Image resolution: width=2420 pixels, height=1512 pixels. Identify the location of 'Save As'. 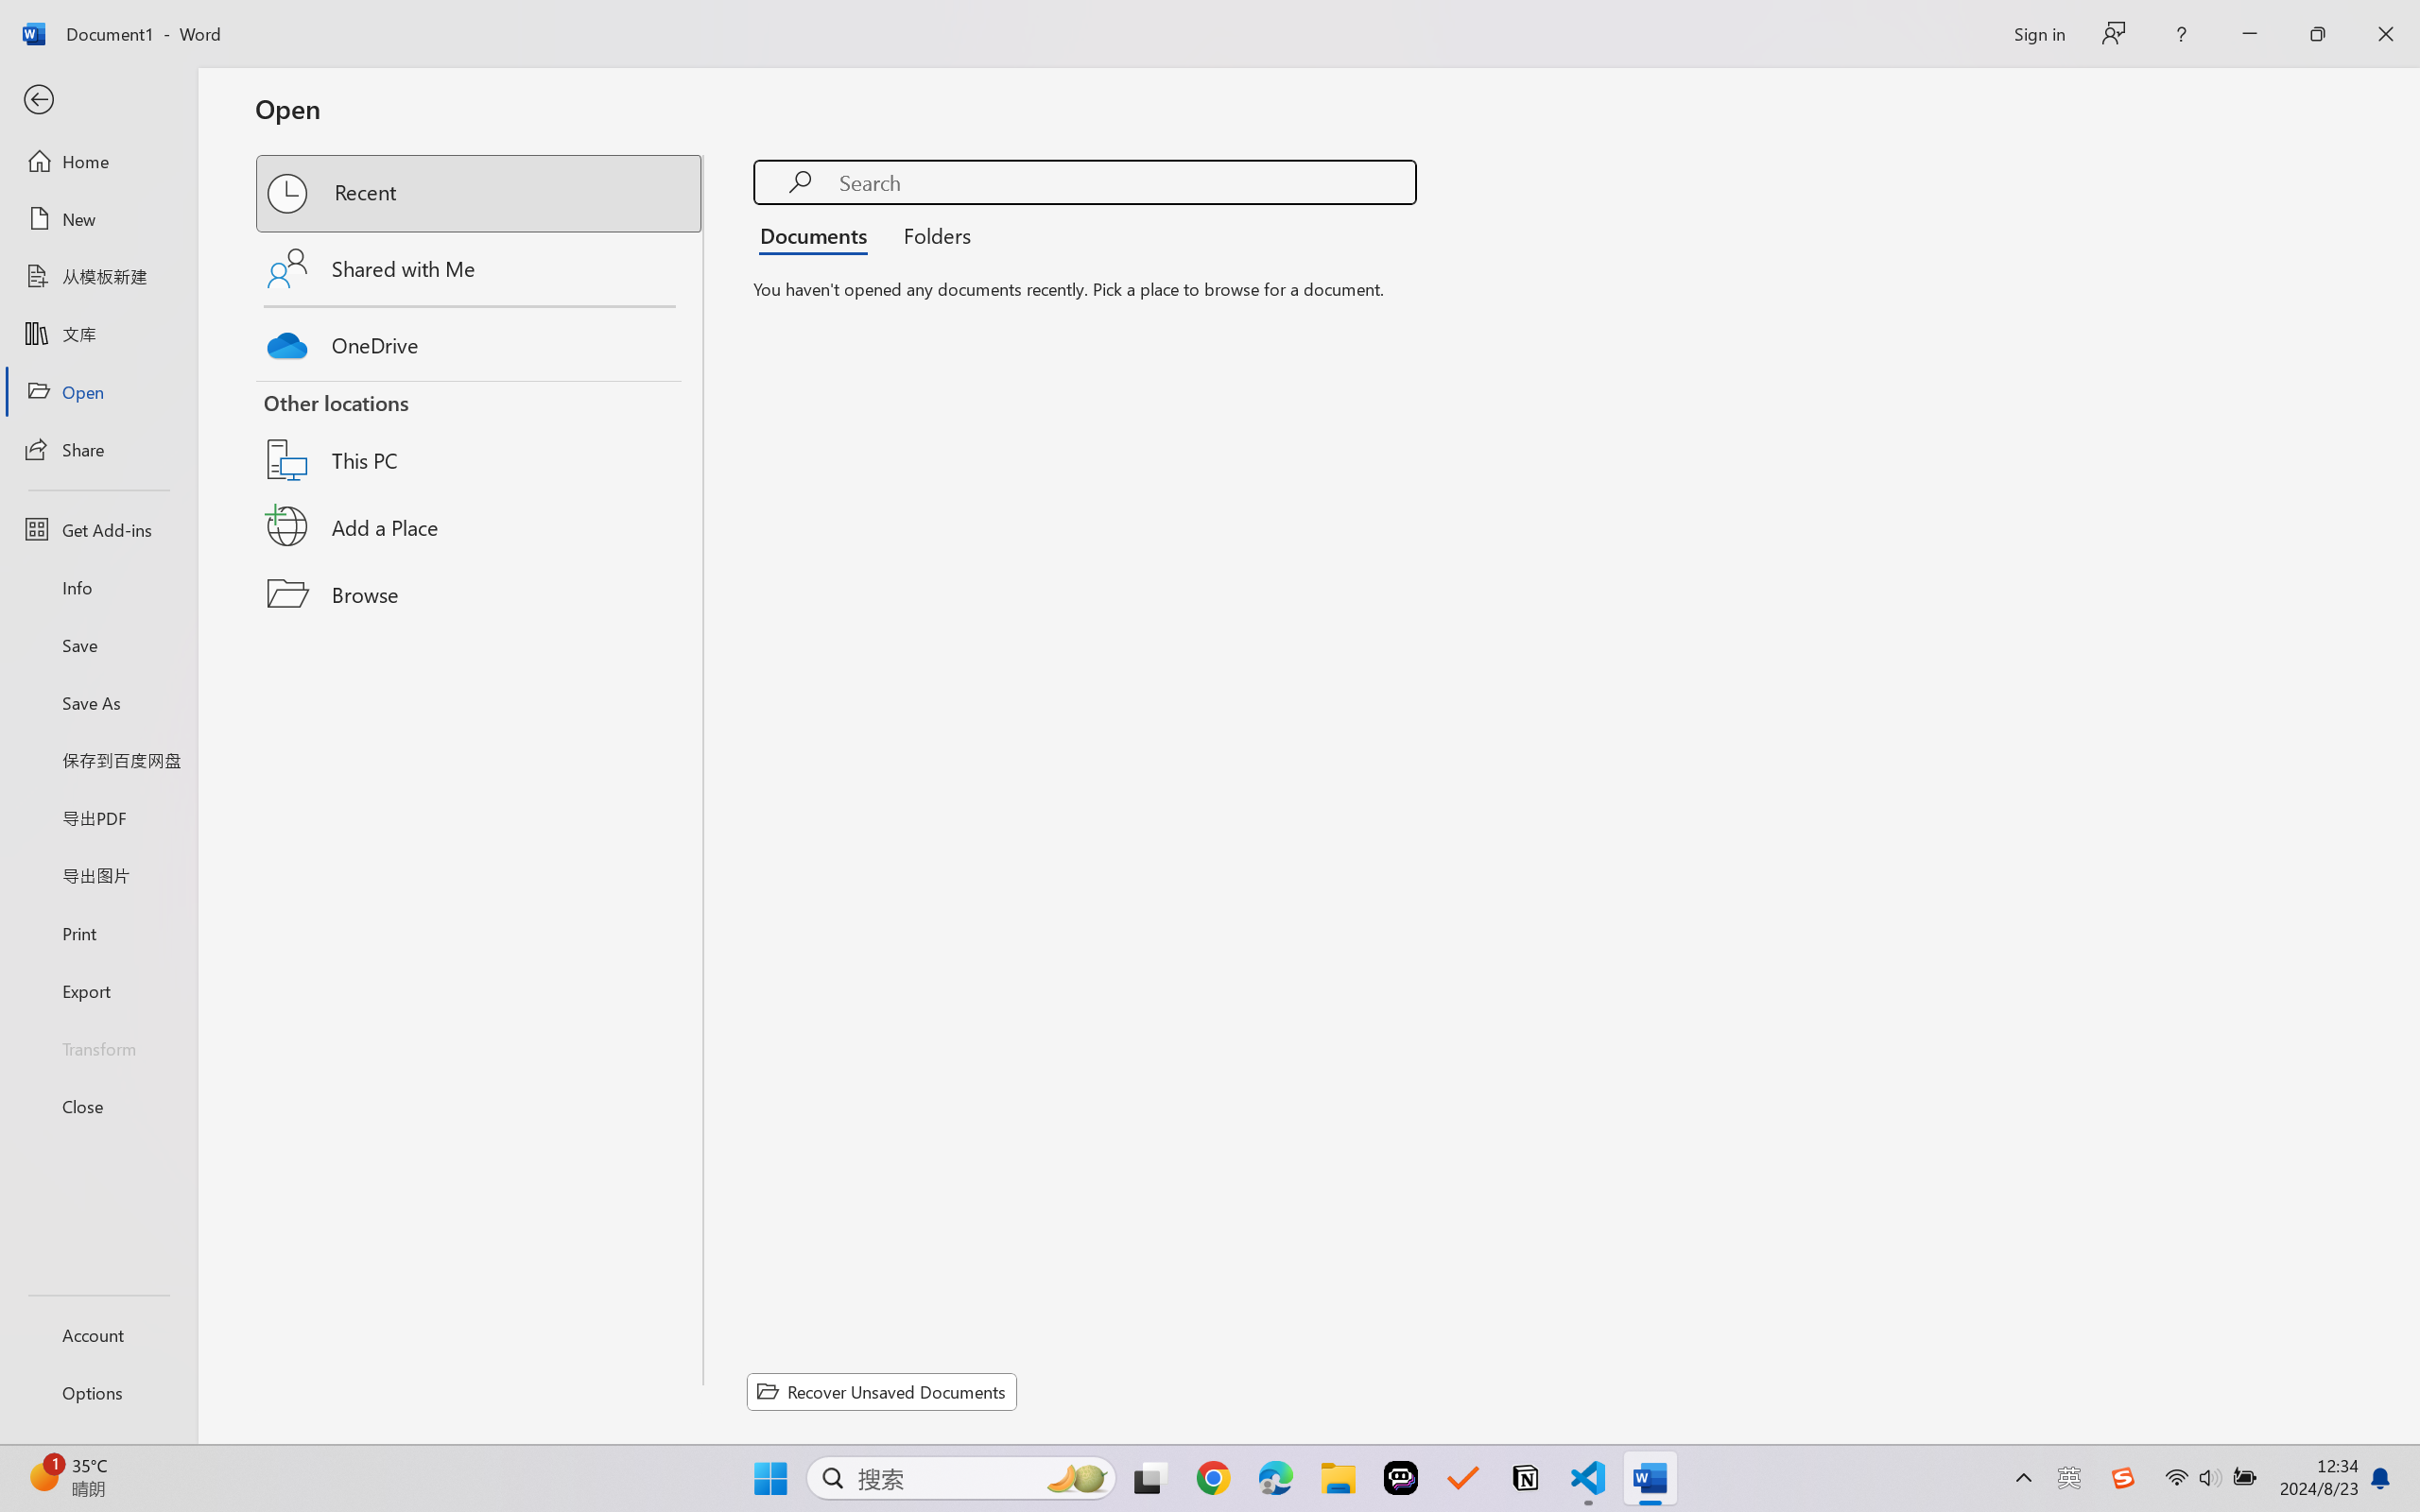
(97, 702).